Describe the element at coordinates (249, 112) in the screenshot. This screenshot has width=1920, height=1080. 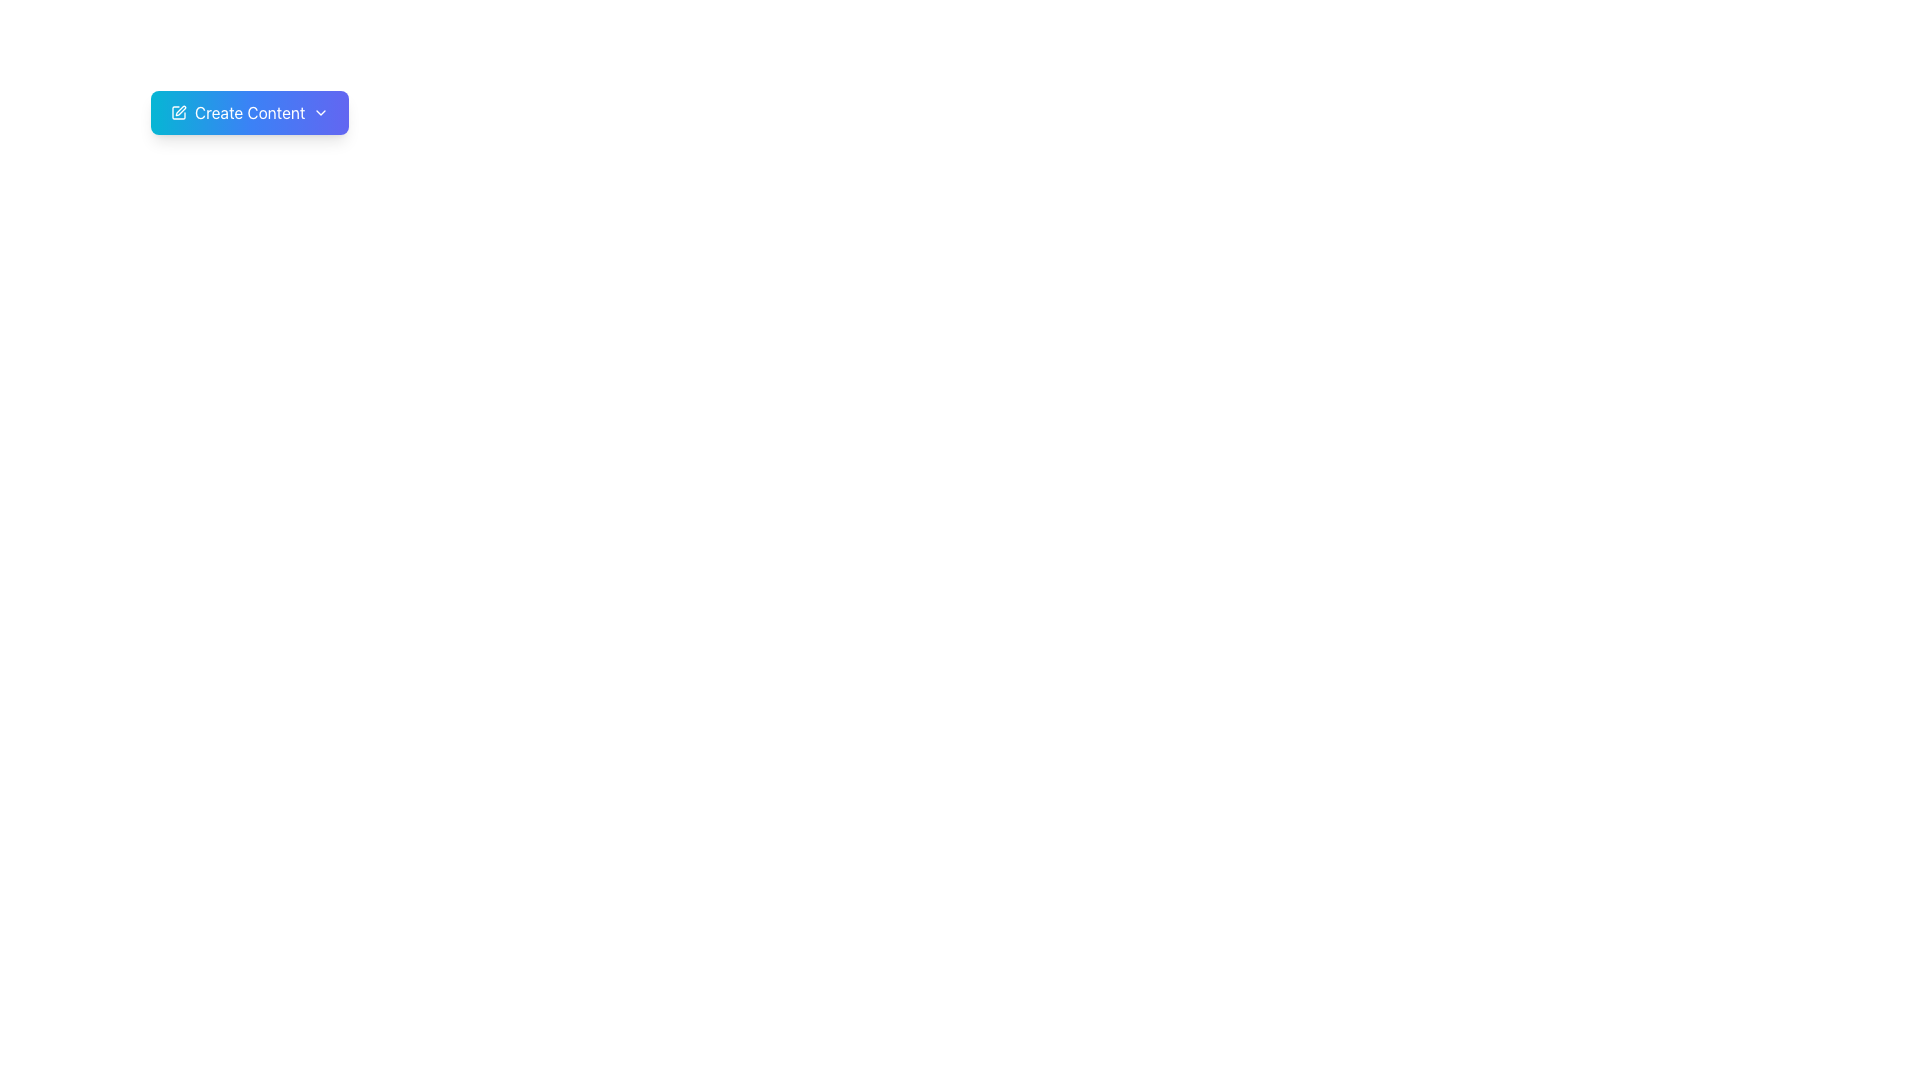
I see `the 'Create Content' static text element displayed in white font, which is centered within a gradient button transitioning from cyan to blue to indigo` at that location.